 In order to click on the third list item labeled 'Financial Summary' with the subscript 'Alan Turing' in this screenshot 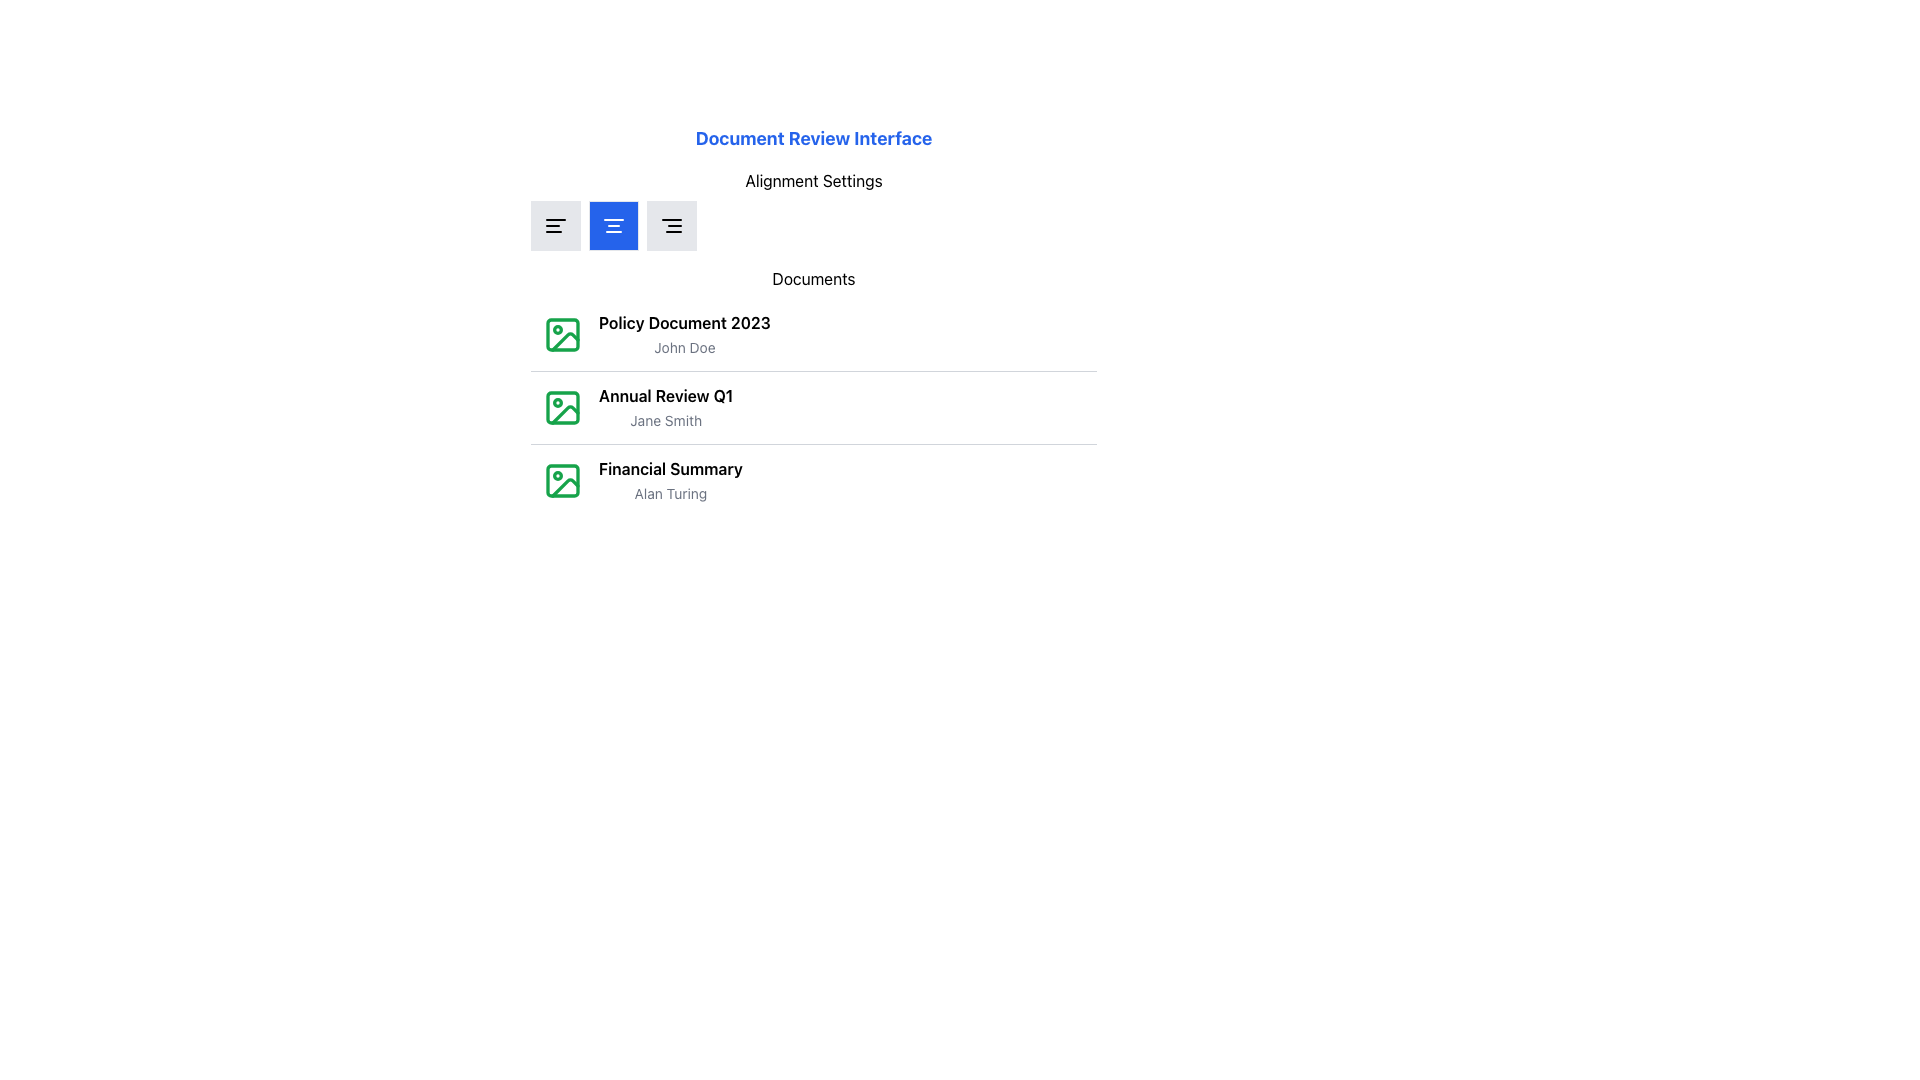, I will do `click(814, 479)`.